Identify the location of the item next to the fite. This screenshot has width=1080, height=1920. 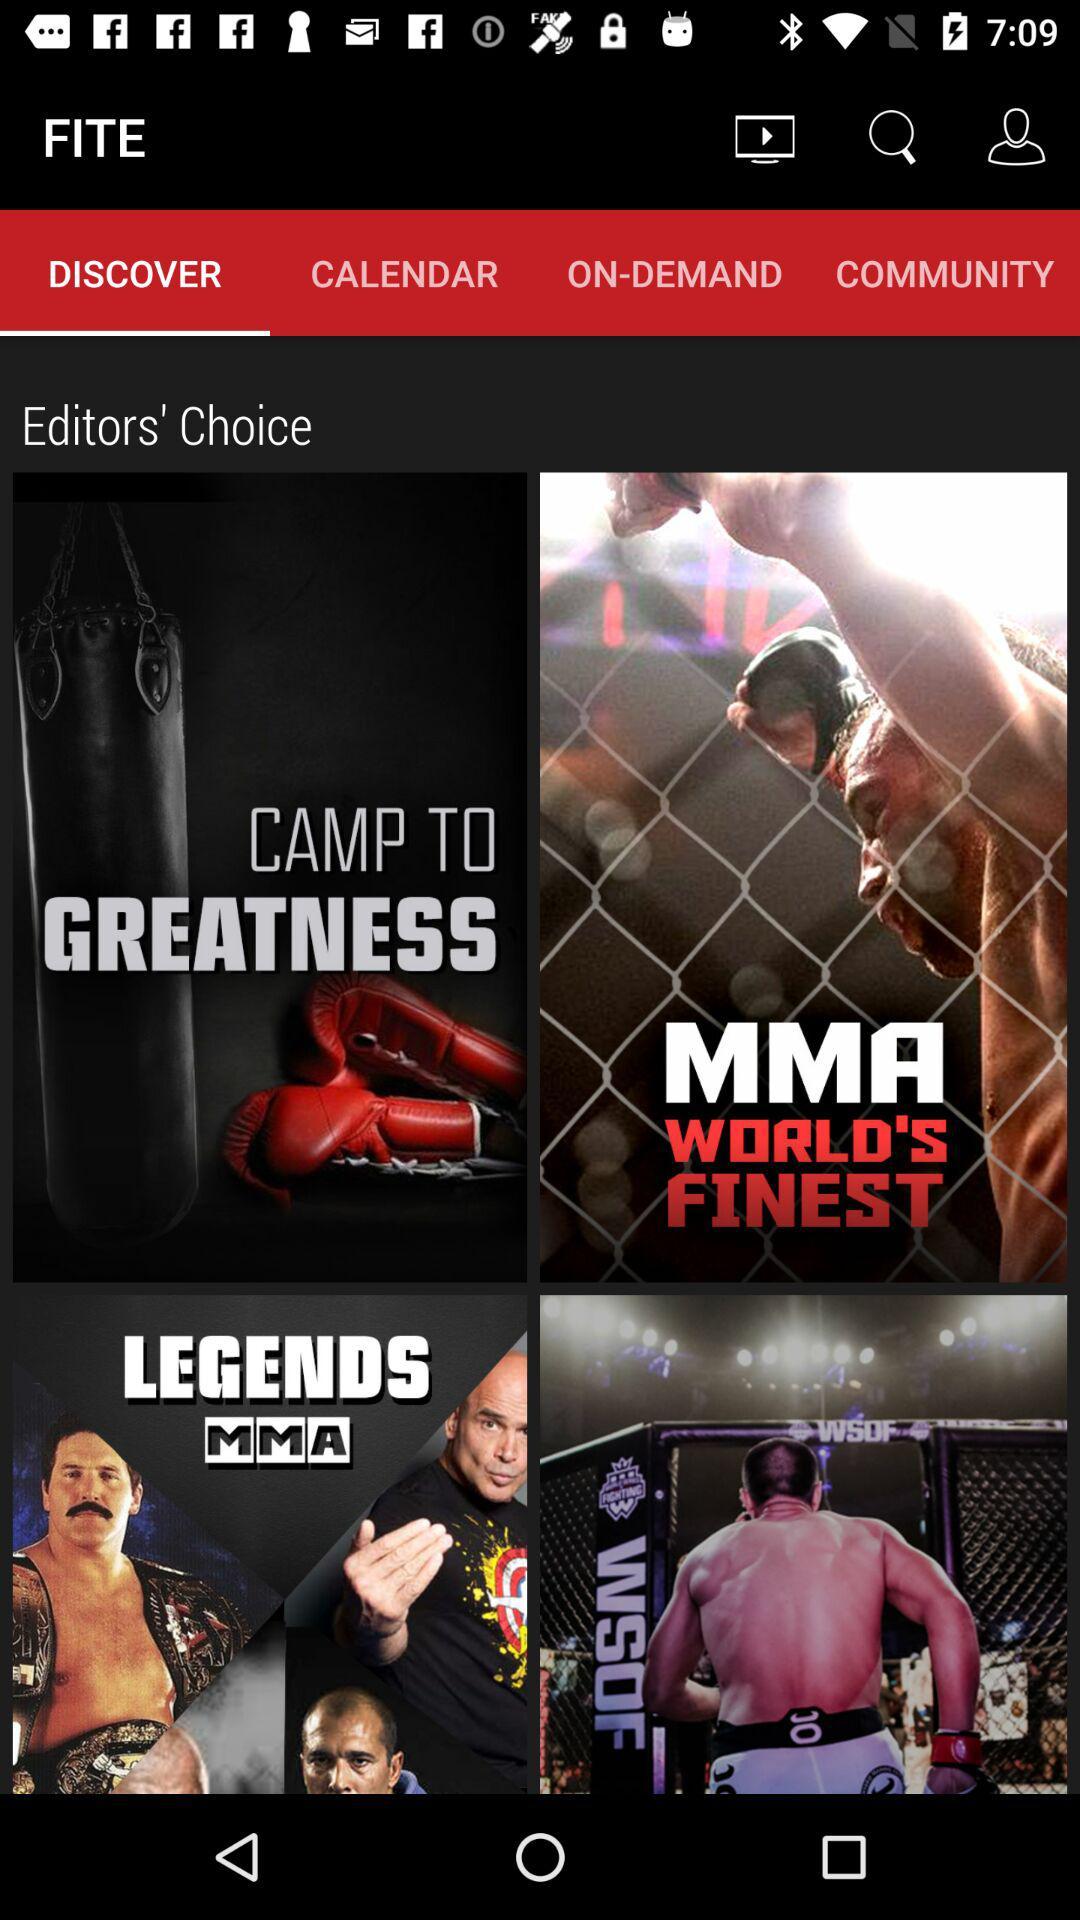
(764, 135).